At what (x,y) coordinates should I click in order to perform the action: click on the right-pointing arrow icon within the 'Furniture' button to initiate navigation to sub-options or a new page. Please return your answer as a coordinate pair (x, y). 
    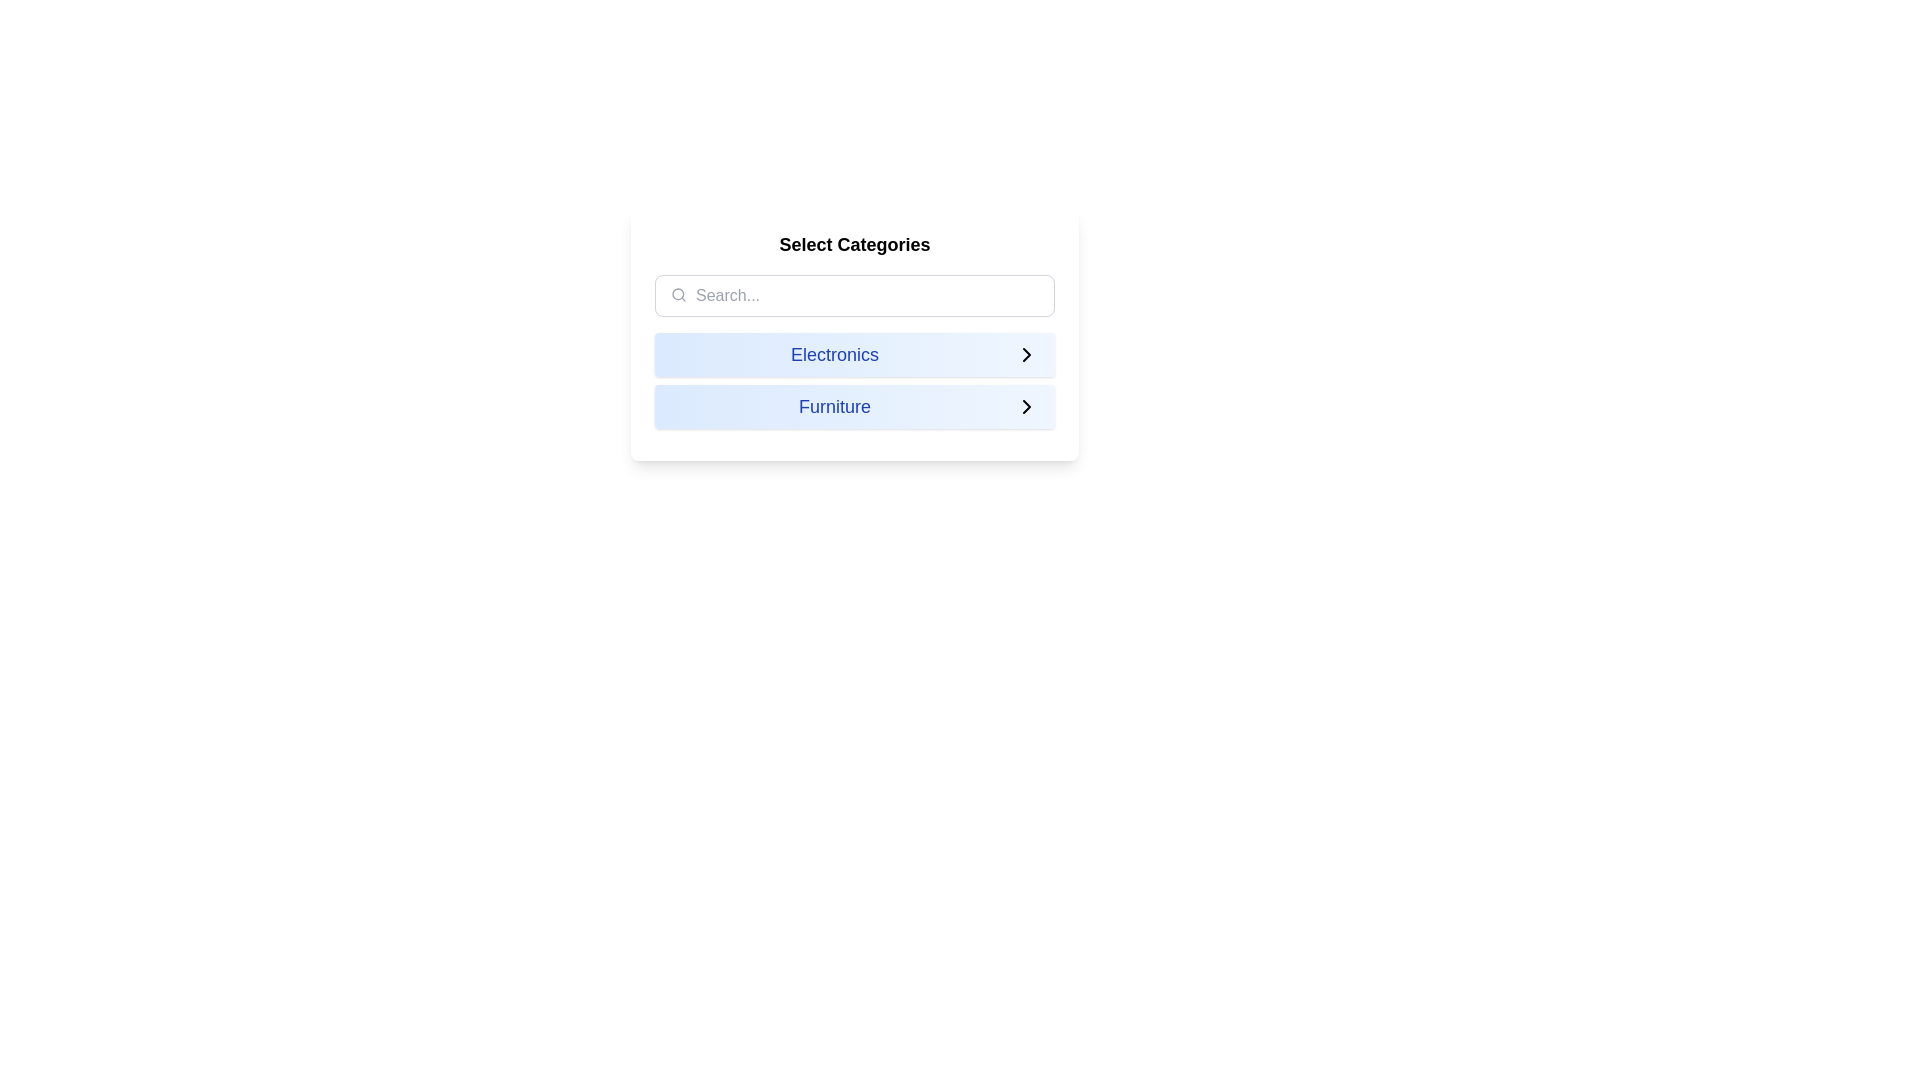
    Looking at the image, I should click on (1027, 406).